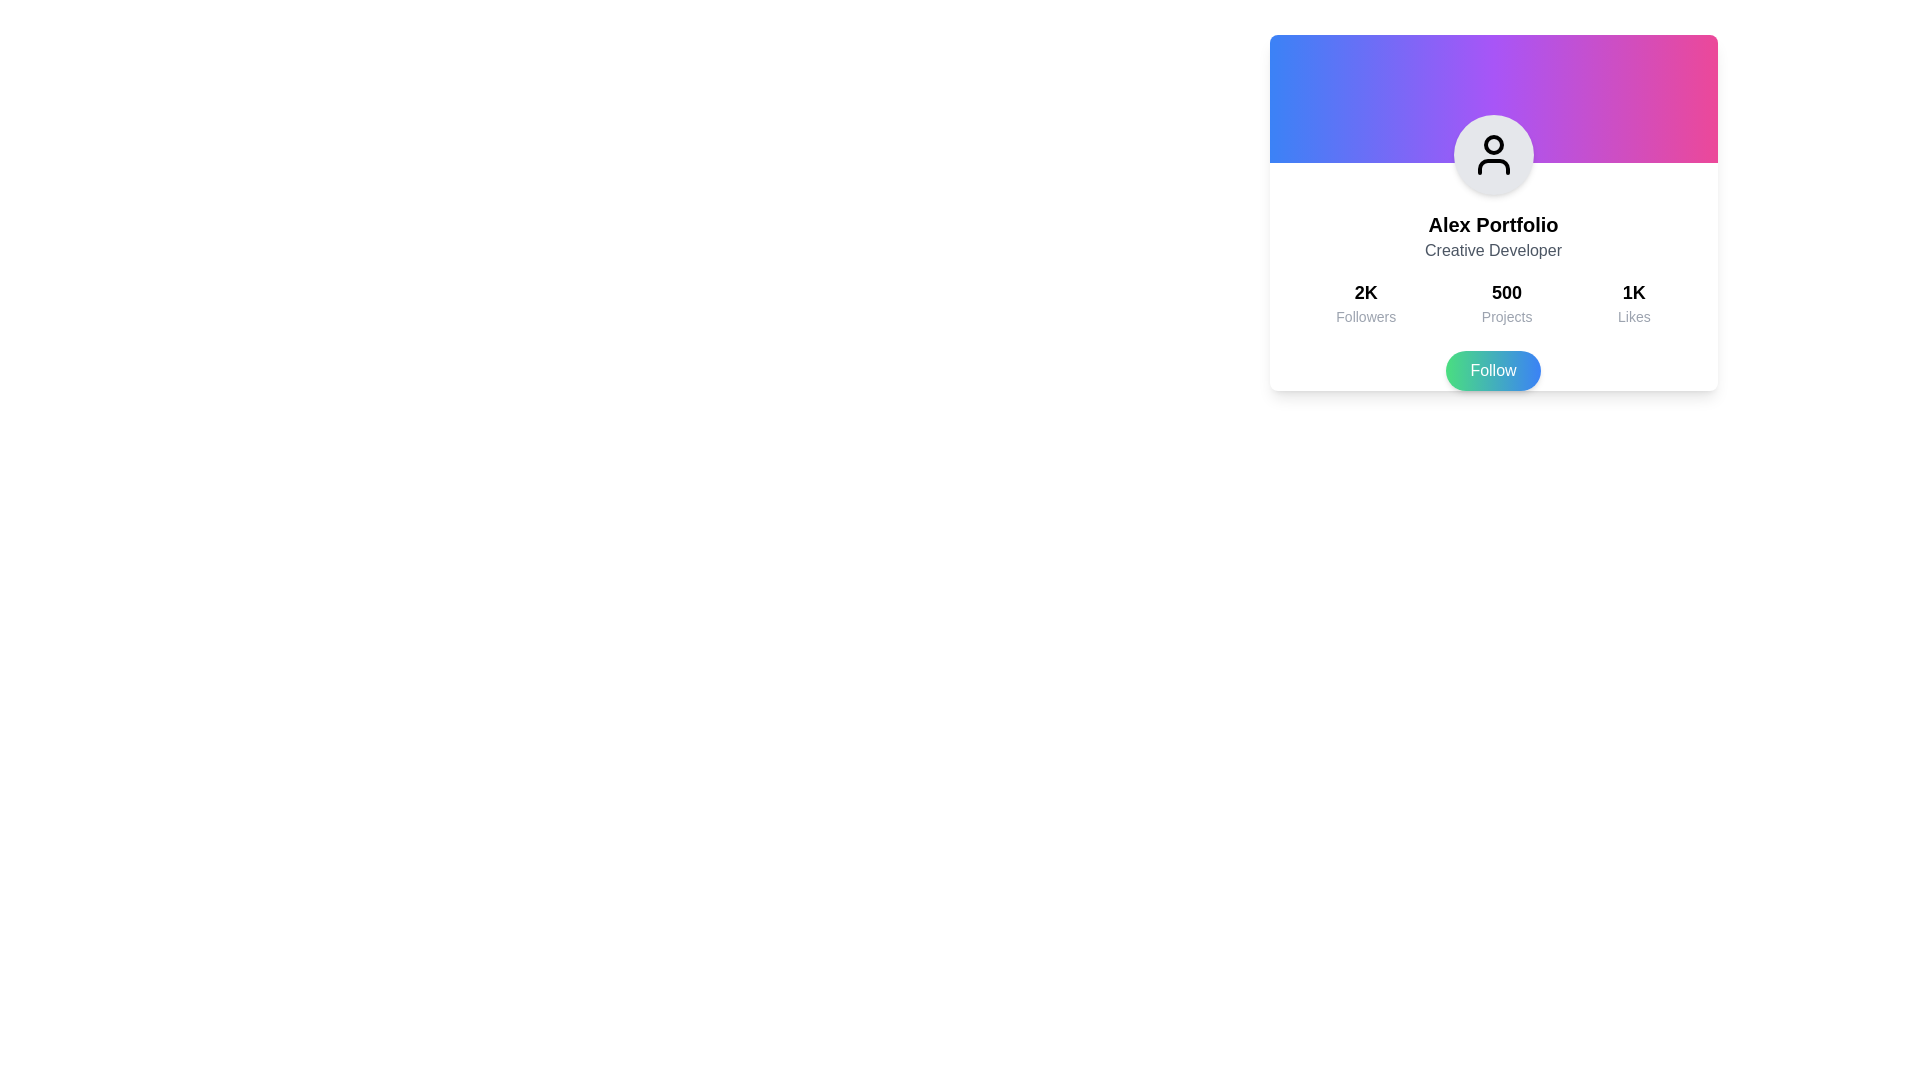 The height and width of the screenshot is (1080, 1920). Describe the element at coordinates (1634, 315) in the screenshot. I see `the 'Likes' text label, which is a small, light gray font positioned below the bold '1K' text, aligned to the right among 'Followers' and 'Projects'` at that location.